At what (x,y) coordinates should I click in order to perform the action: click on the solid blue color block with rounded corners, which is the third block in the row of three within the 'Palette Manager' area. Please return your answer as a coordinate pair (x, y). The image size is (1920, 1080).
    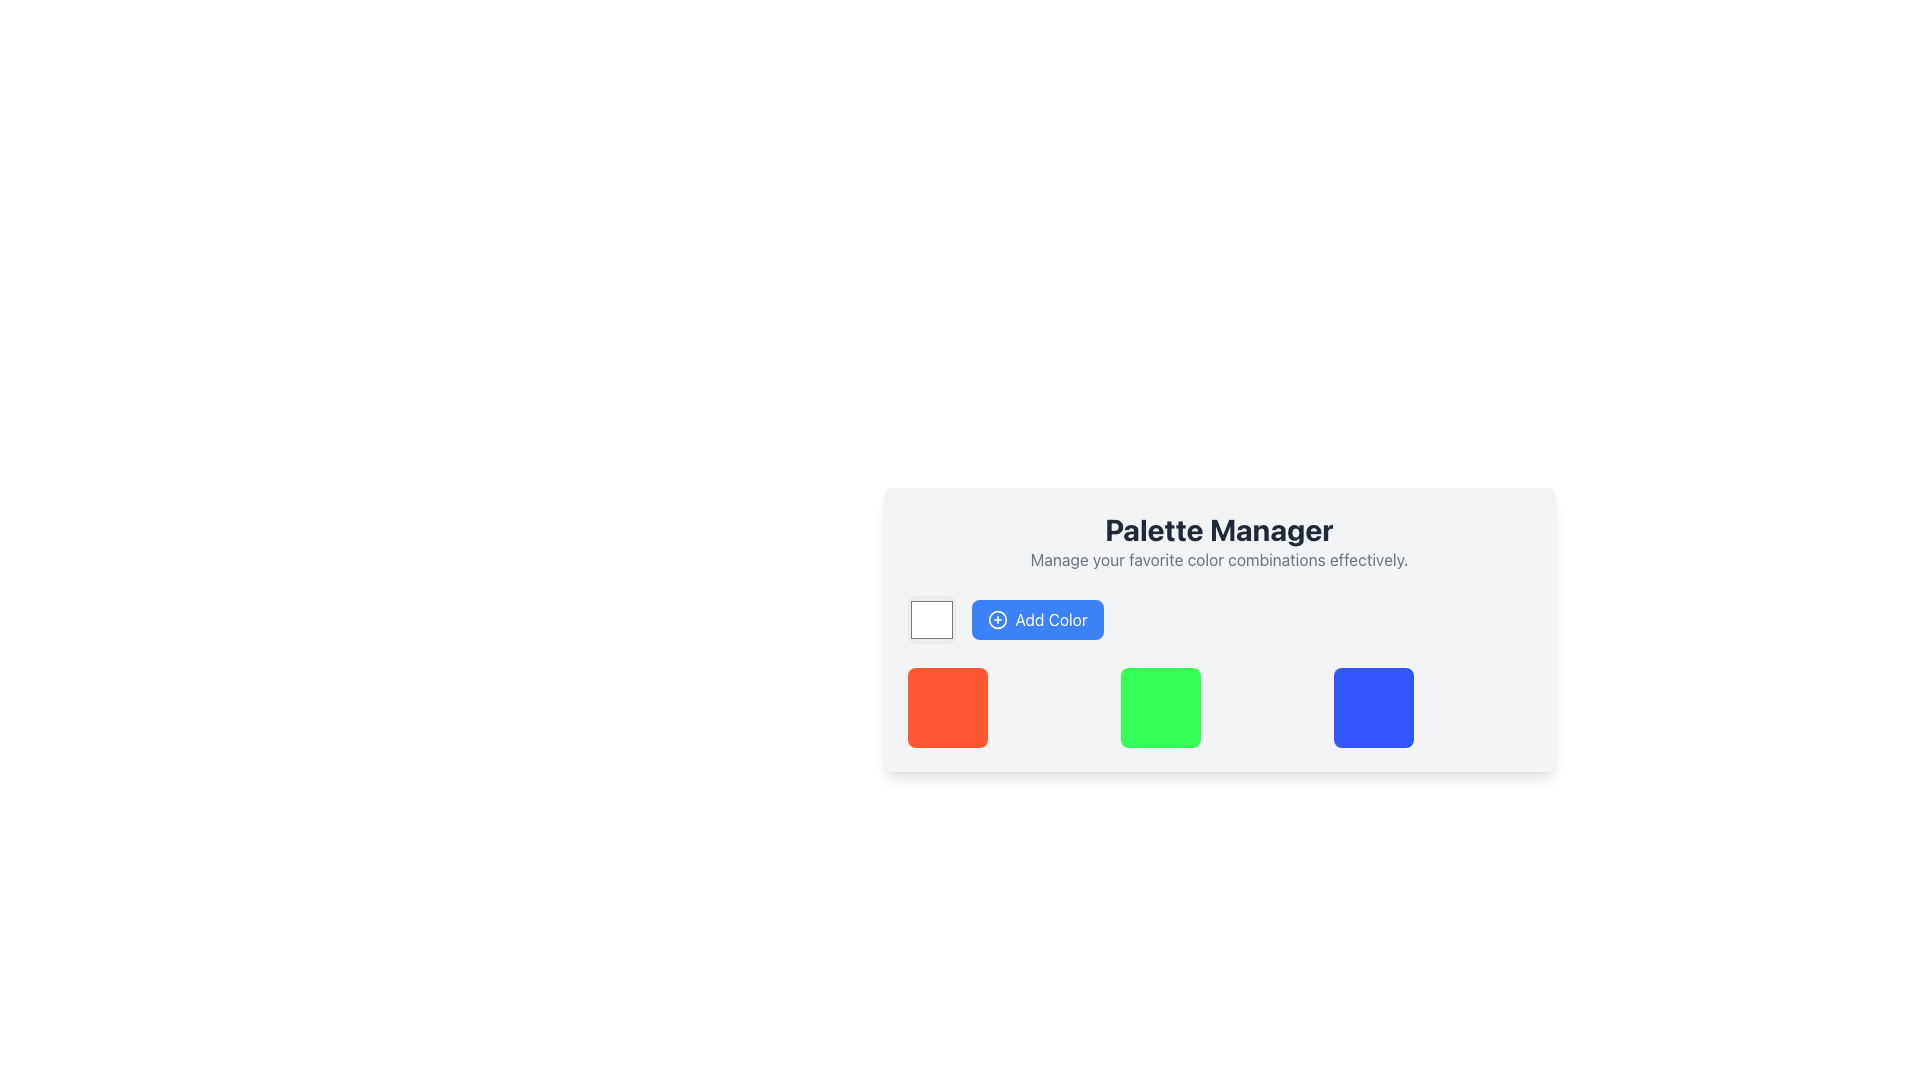
    Looking at the image, I should click on (1373, 707).